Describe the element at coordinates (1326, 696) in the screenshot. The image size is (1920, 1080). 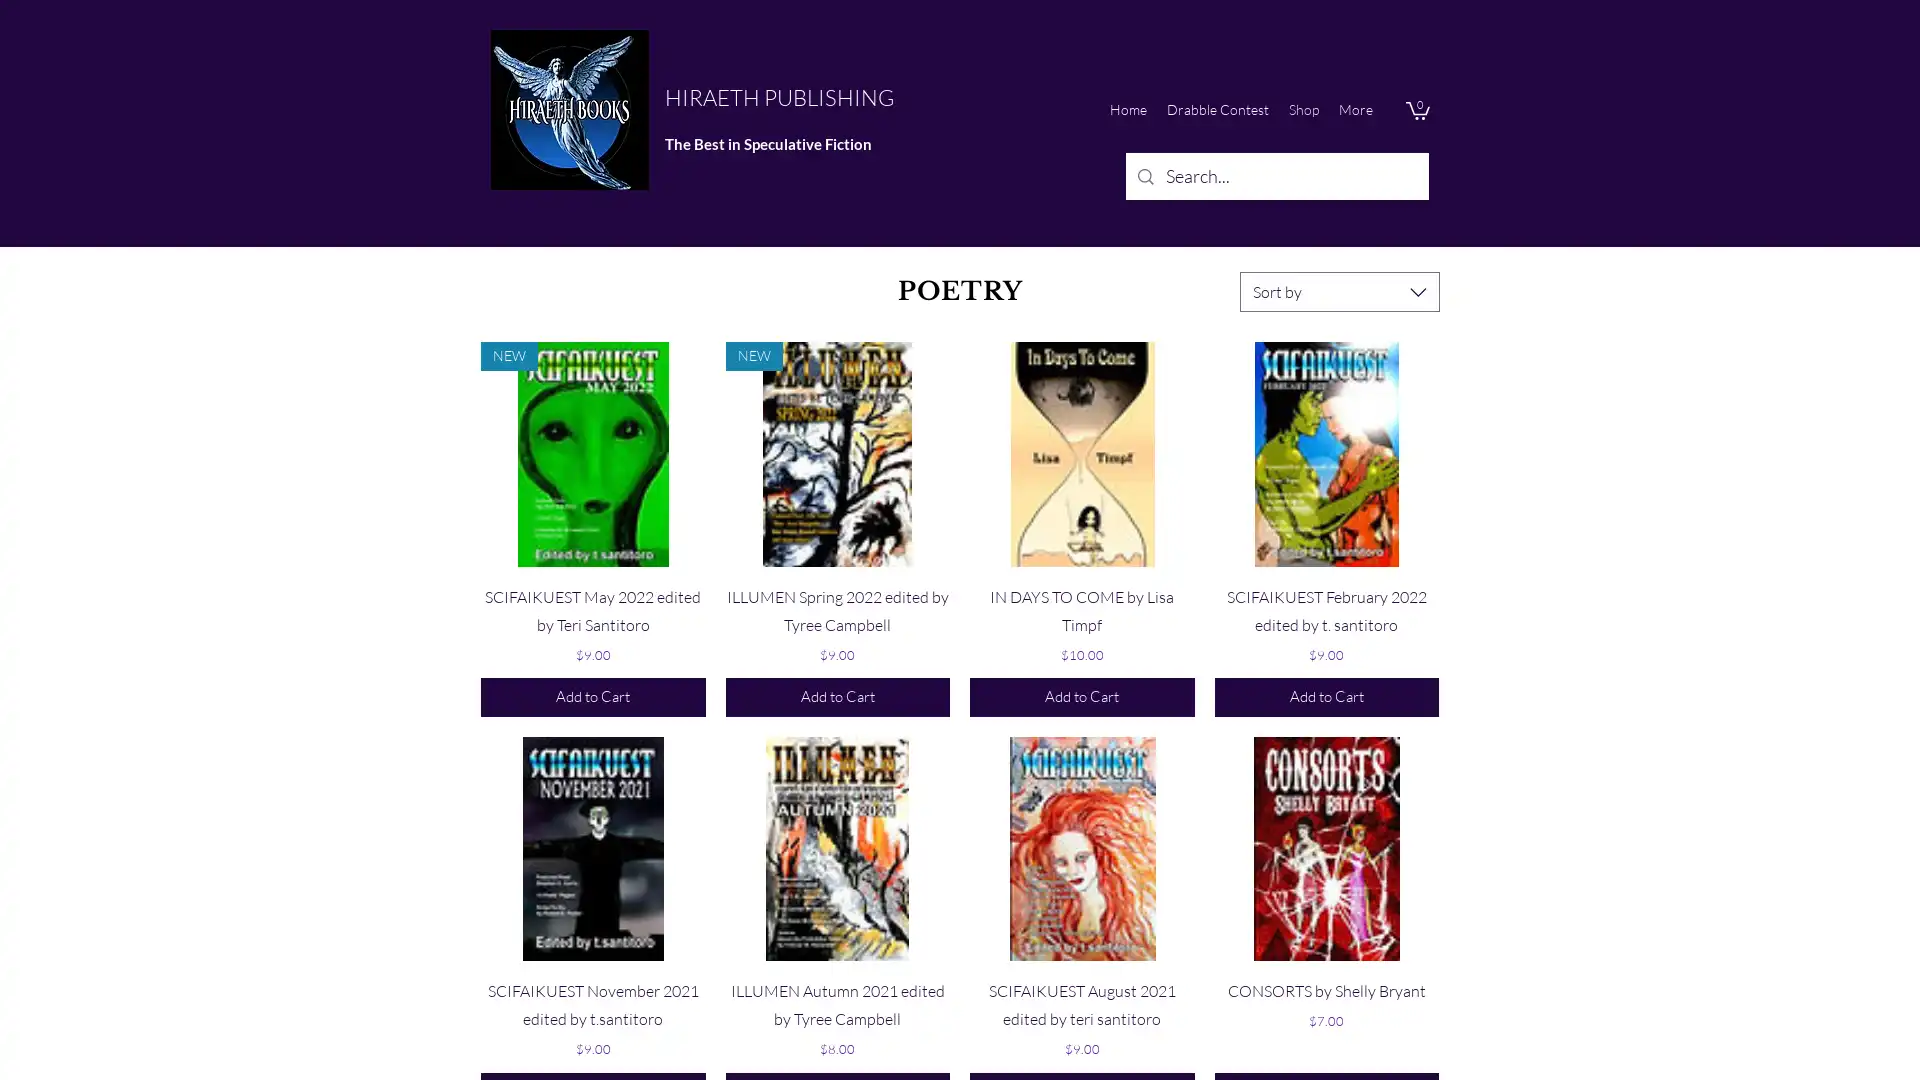
I see `Add to Cart` at that location.